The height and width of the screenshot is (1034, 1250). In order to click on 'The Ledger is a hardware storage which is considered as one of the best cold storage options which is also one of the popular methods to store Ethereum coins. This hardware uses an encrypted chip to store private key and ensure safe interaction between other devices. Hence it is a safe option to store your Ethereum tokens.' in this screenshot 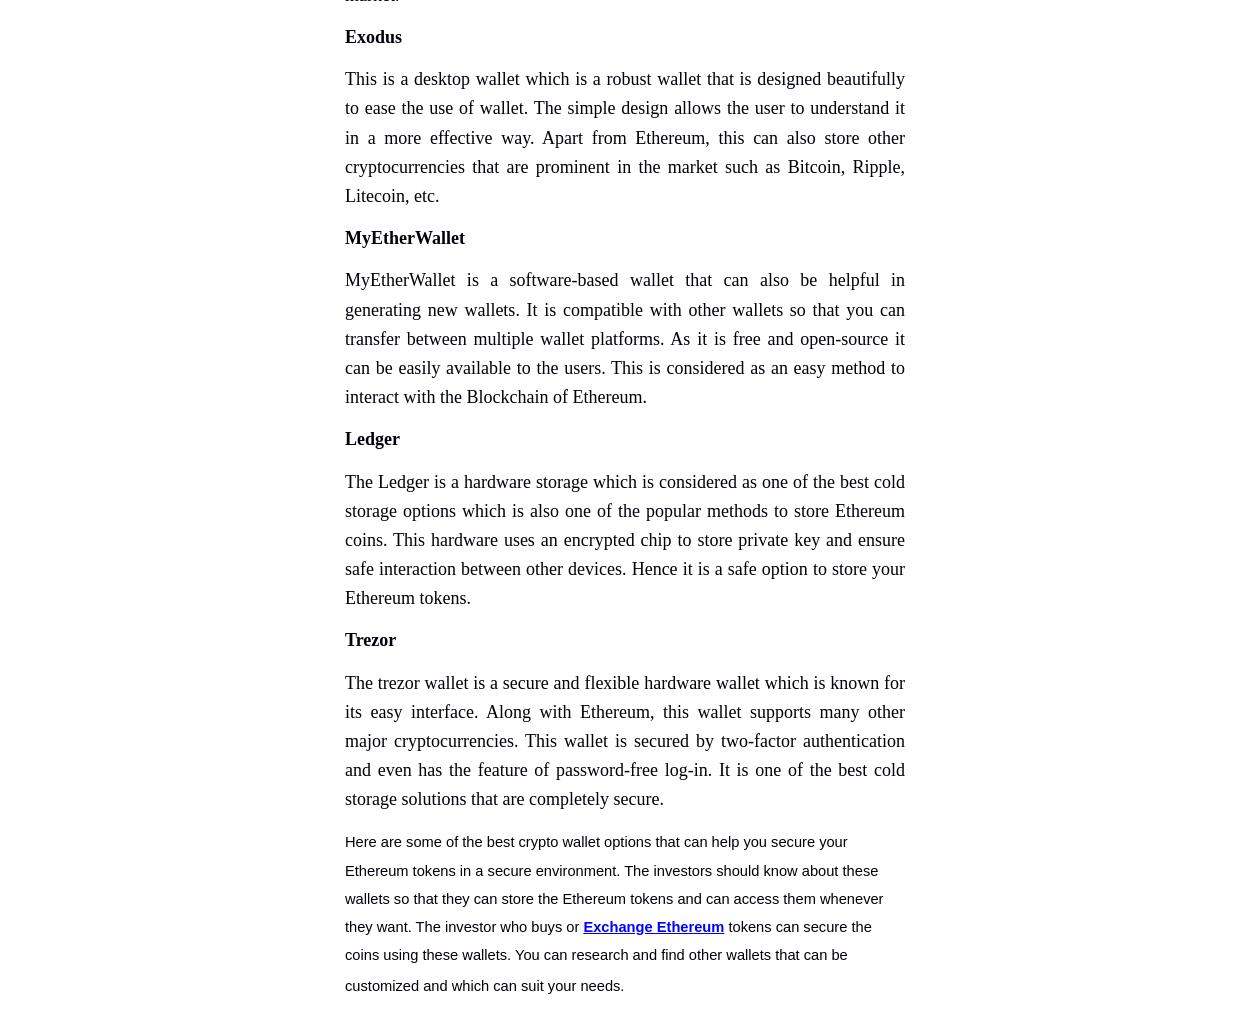, I will do `click(625, 539)`.